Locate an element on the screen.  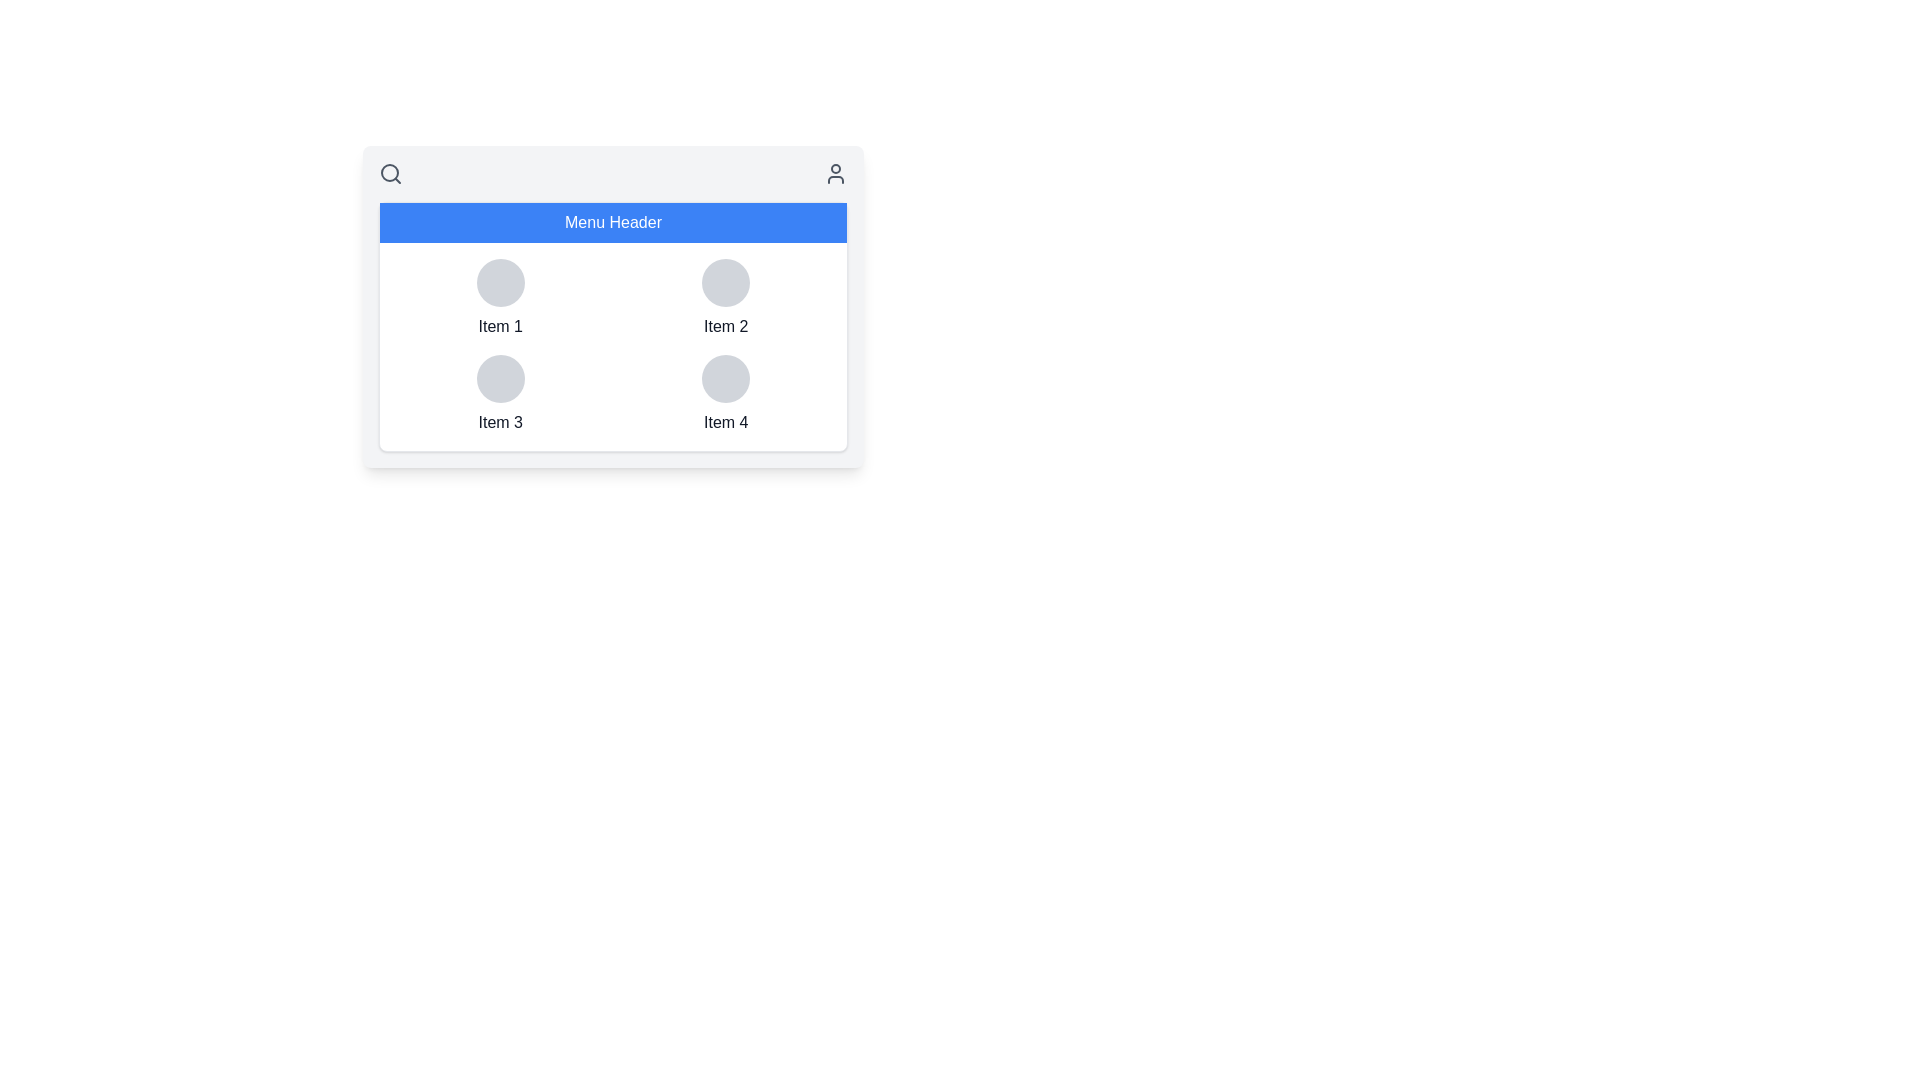
the magnifying glass icon button is located at coordinates (390, 172).